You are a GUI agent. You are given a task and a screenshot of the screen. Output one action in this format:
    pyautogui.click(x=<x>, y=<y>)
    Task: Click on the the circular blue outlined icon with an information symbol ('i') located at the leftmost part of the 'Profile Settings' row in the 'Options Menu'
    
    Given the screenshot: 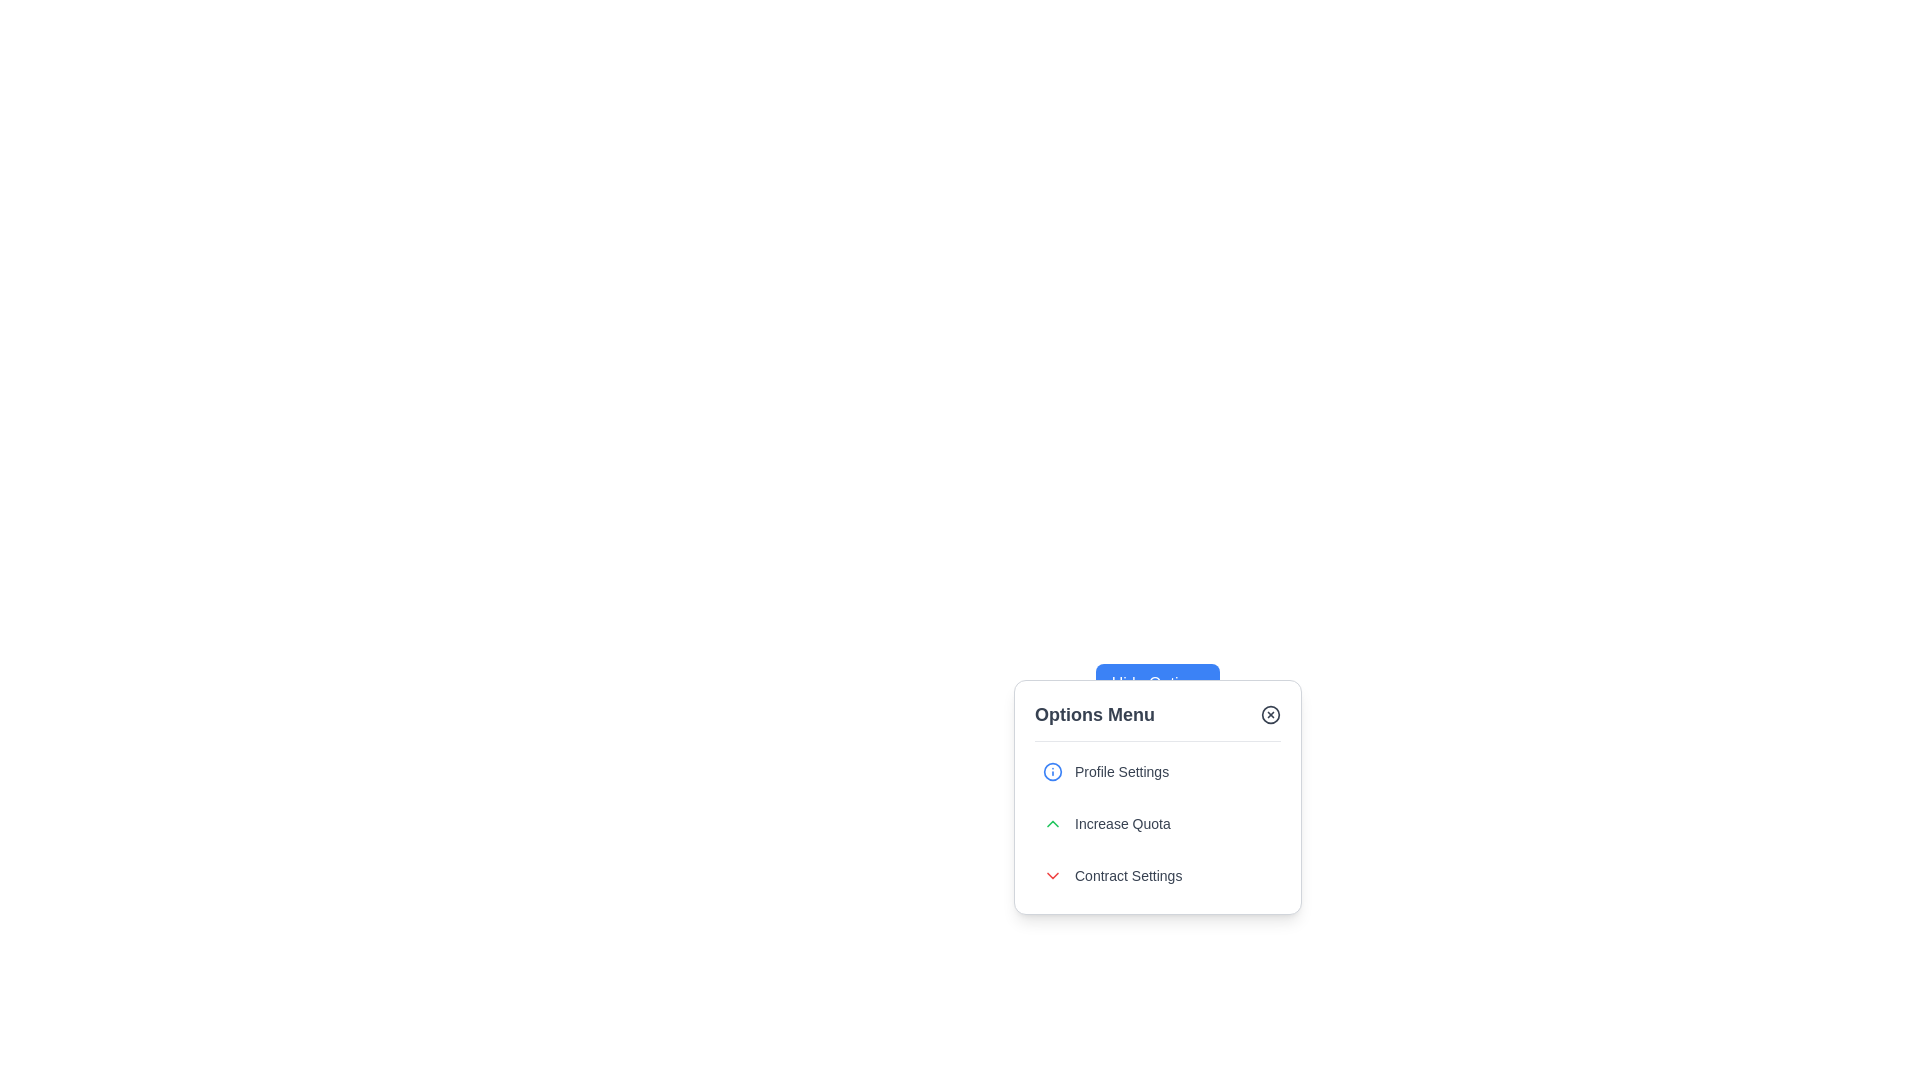 What is the action you would take?
    pyautogui.click(x=1051, y=770)
    